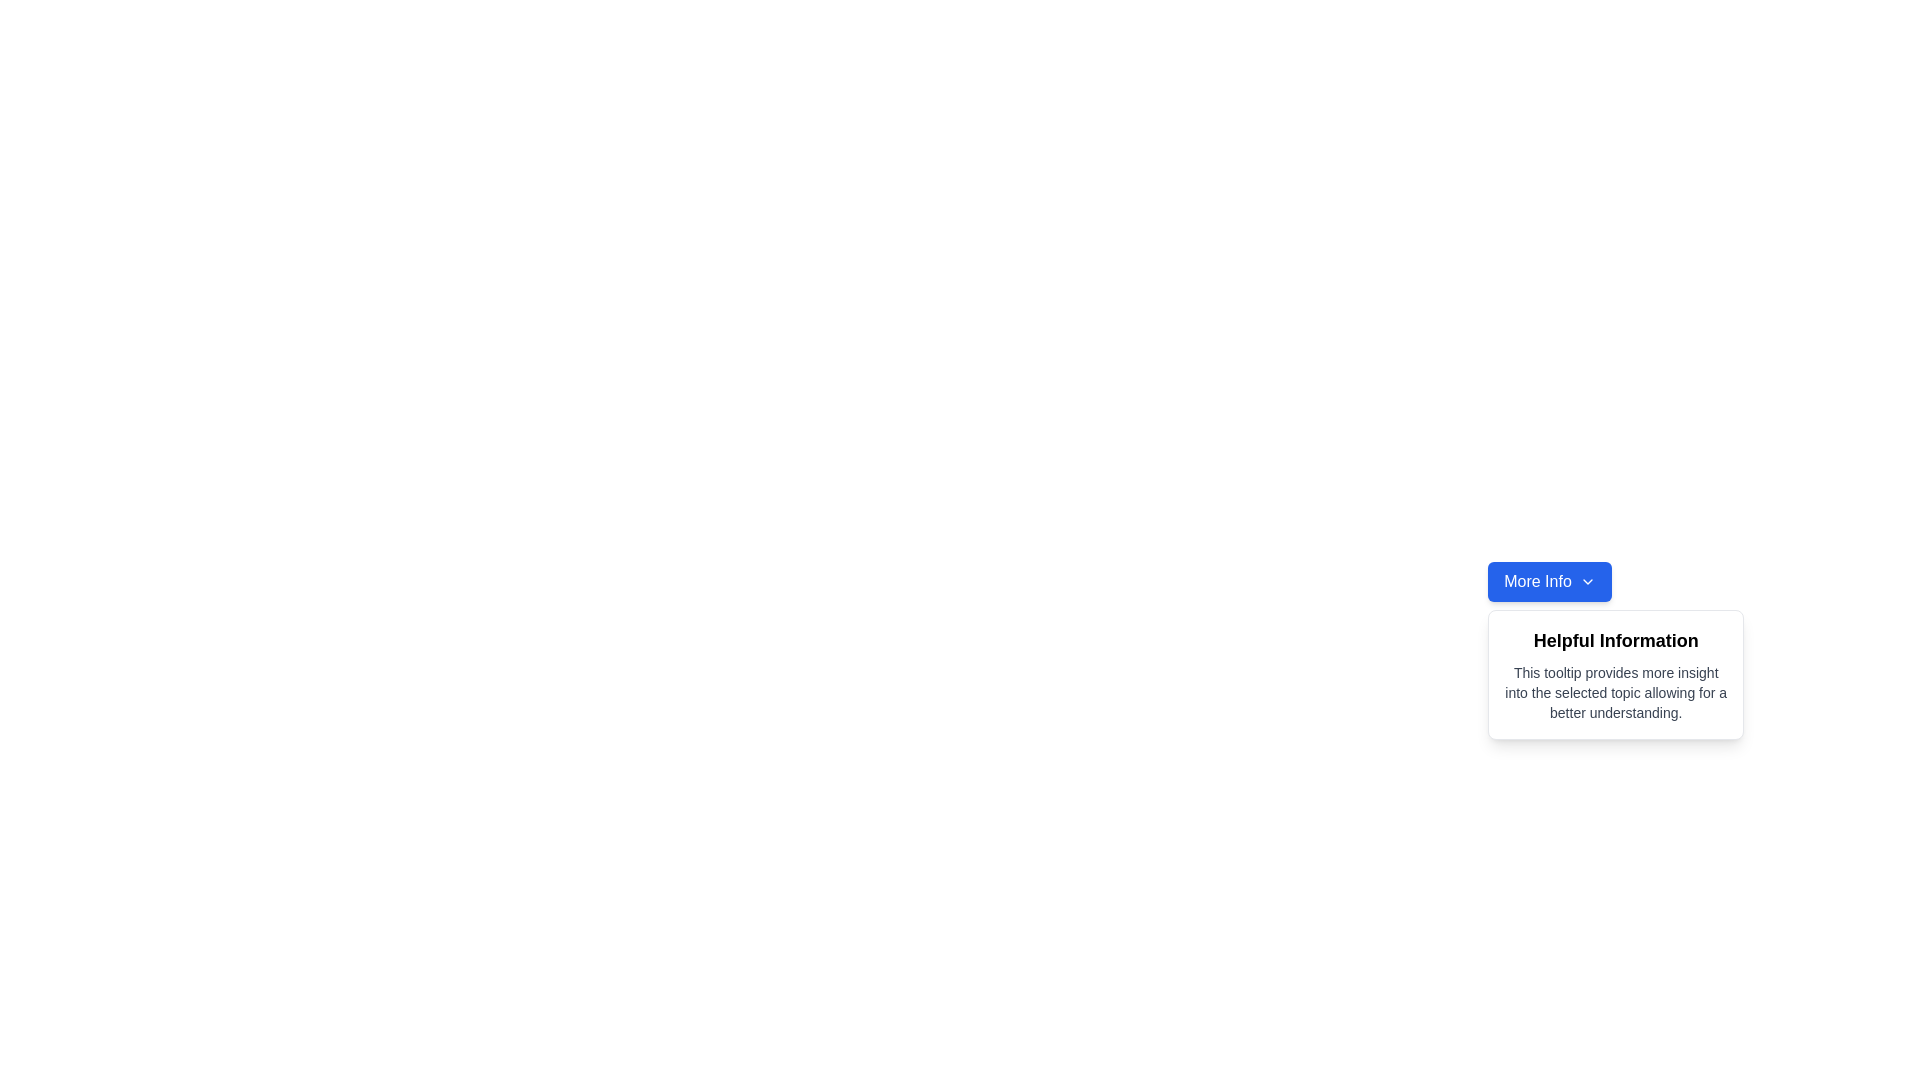 The image size is (1920, 1080). Describe the element at coordinates (1549, 582) in the screenshot. I see `the rectangular button labeled 'More Info' with white text on a blue background, which features rounded corners and a downward arrow icon` at that location.